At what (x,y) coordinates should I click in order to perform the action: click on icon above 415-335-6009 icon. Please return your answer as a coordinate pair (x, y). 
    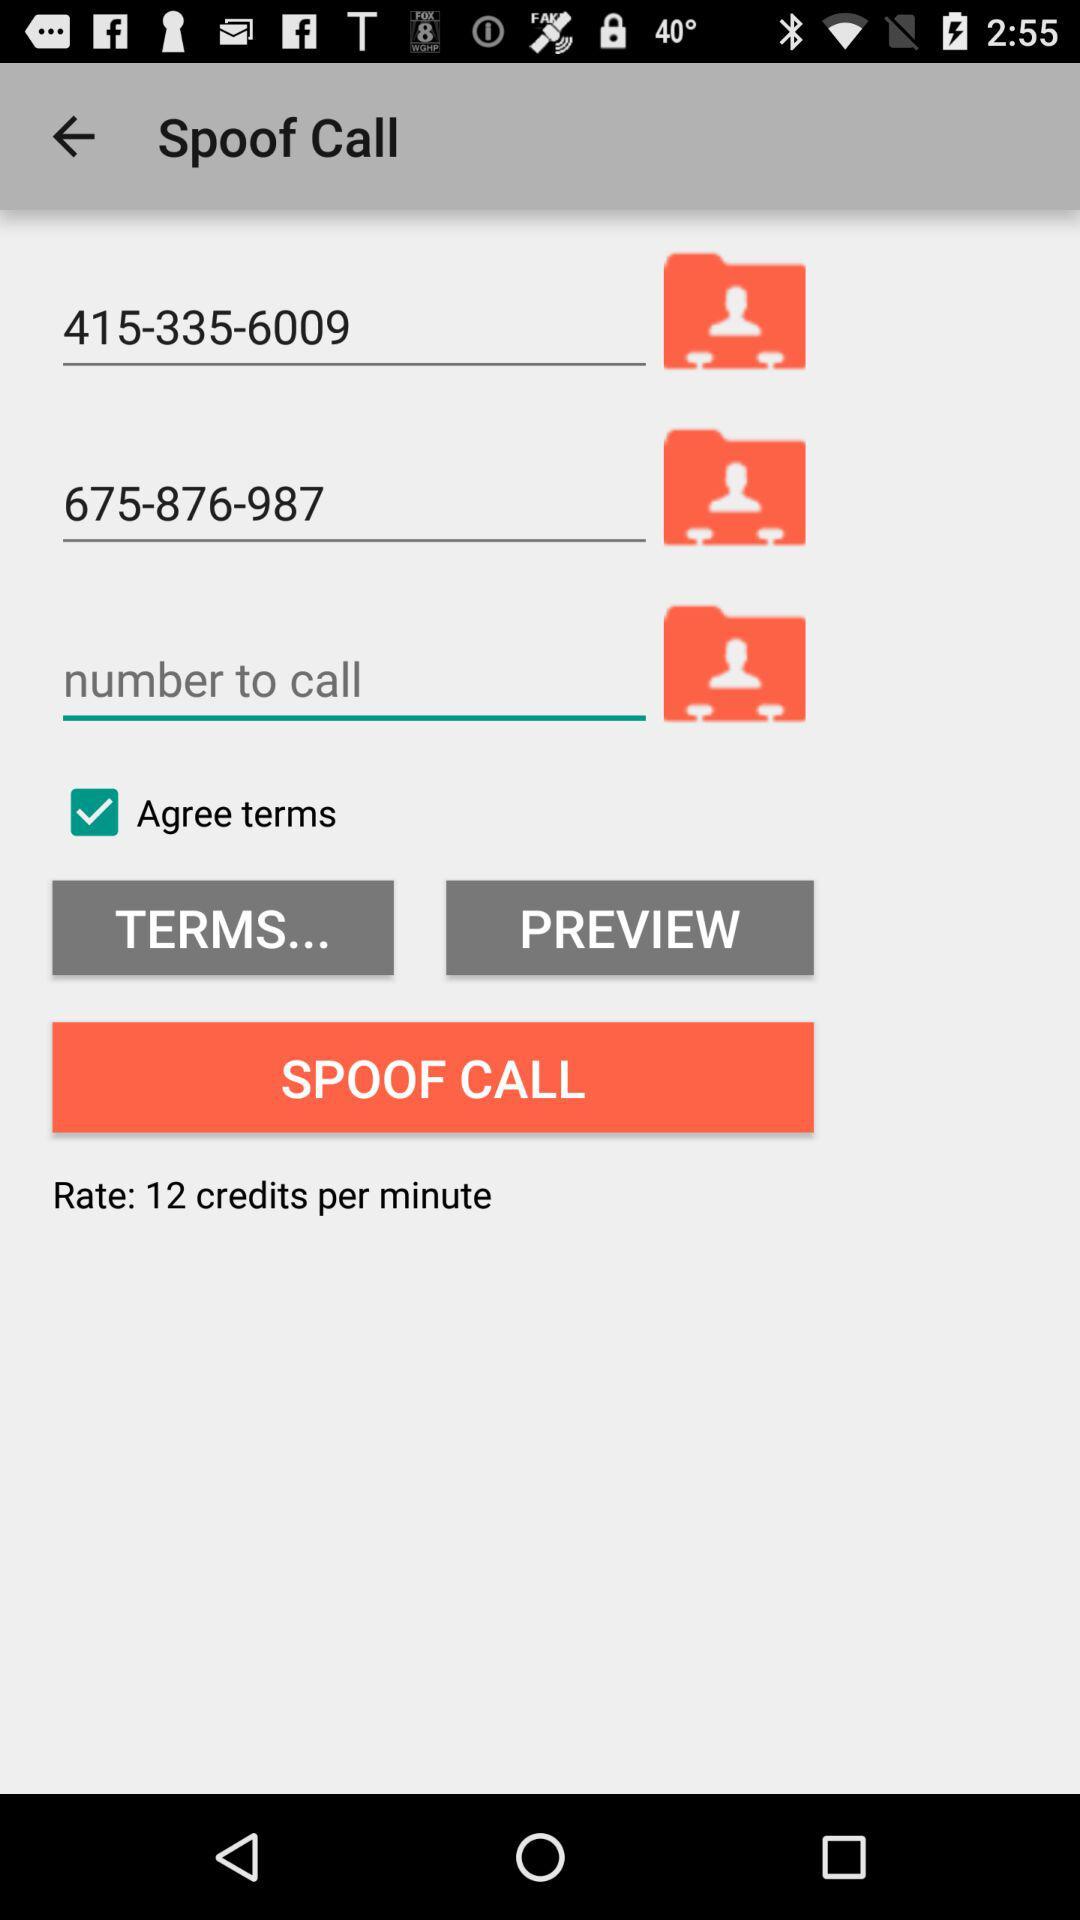
    Looking at the image, I should click on (72, 135).